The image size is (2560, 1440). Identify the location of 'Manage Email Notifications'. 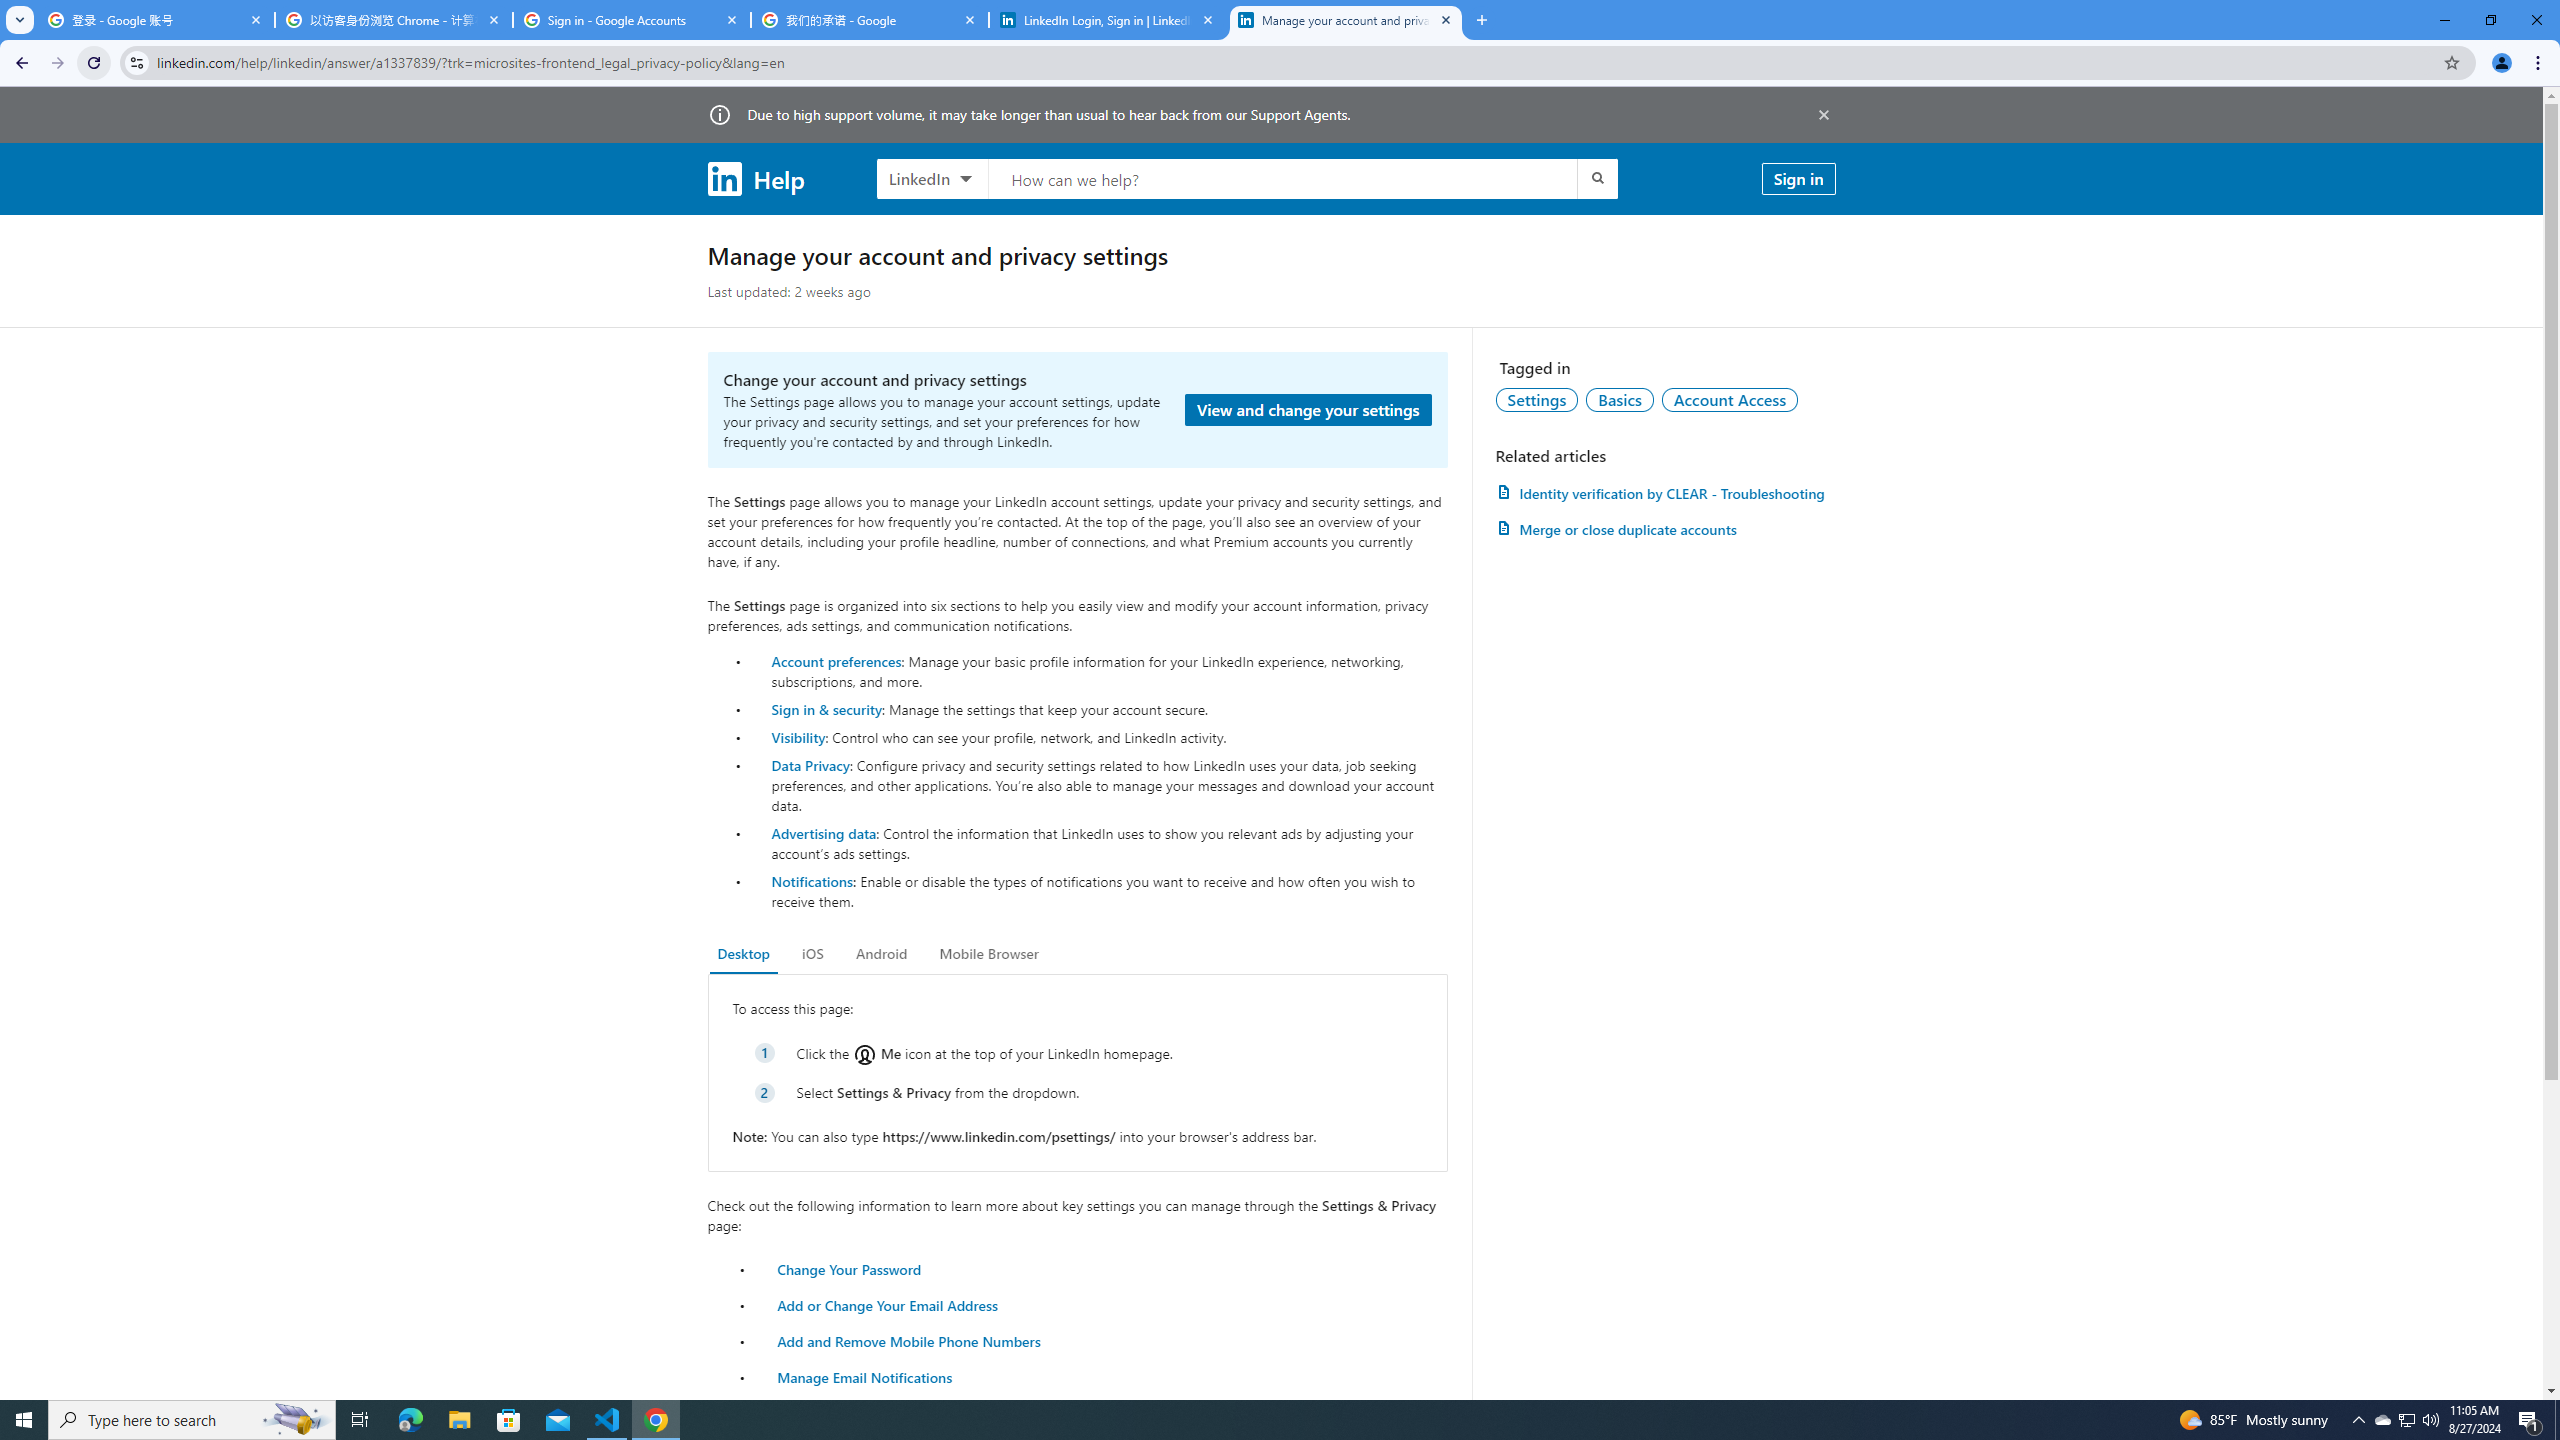
(864, 1375).